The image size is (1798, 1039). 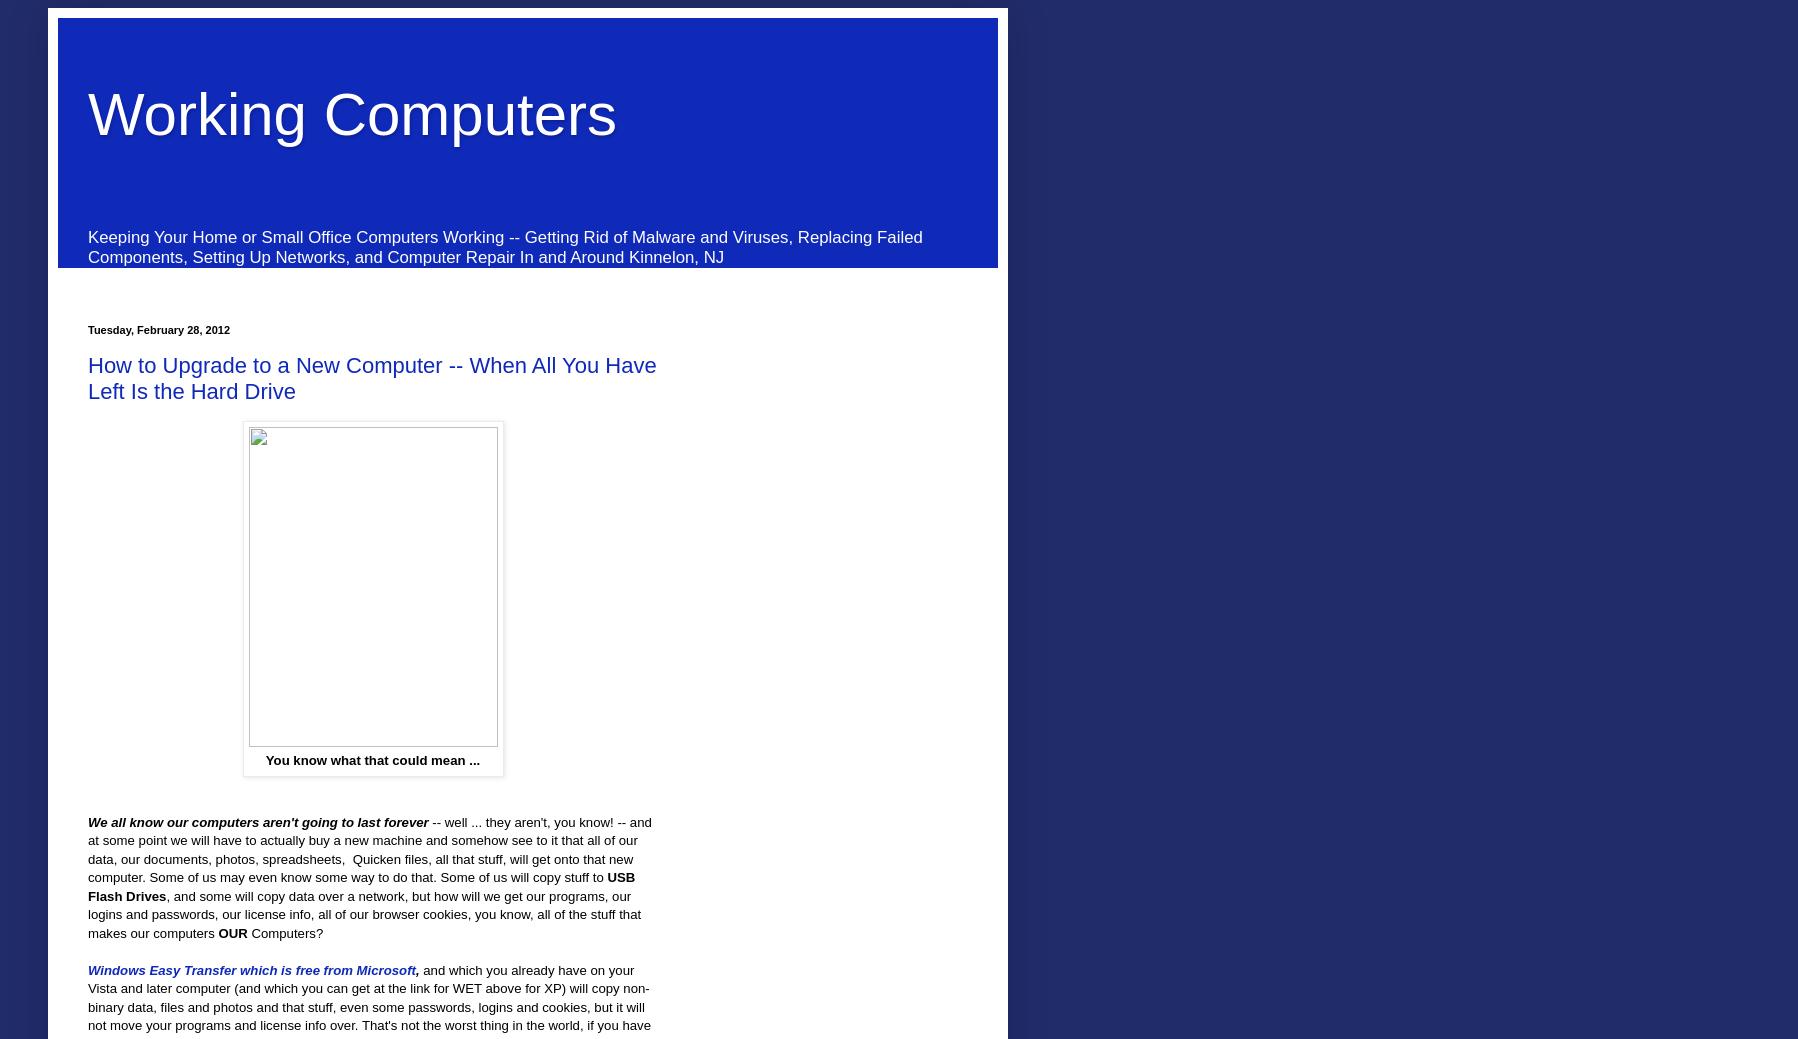 I want to click on 'We all know our computers aren't going to last forever', so click(x=258, y=820).